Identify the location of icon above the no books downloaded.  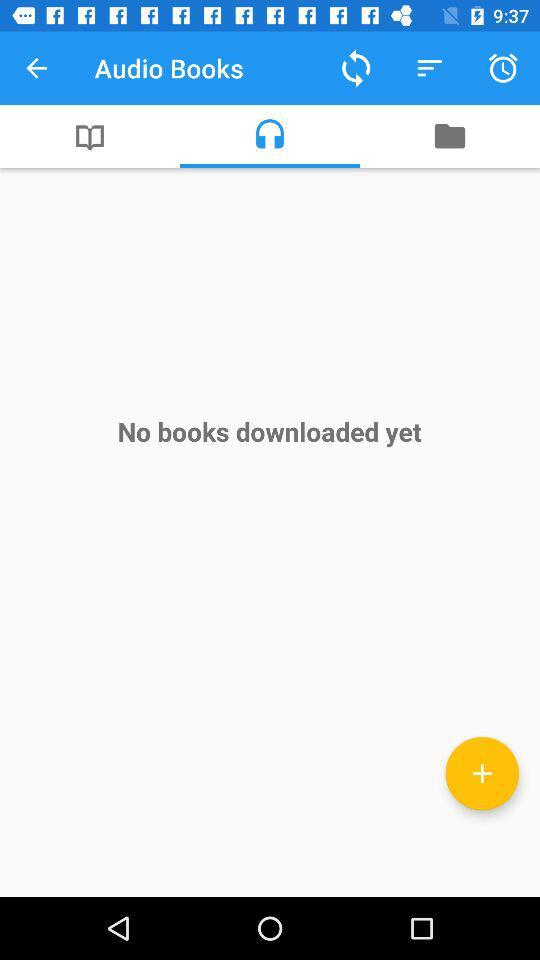
(270, 135).